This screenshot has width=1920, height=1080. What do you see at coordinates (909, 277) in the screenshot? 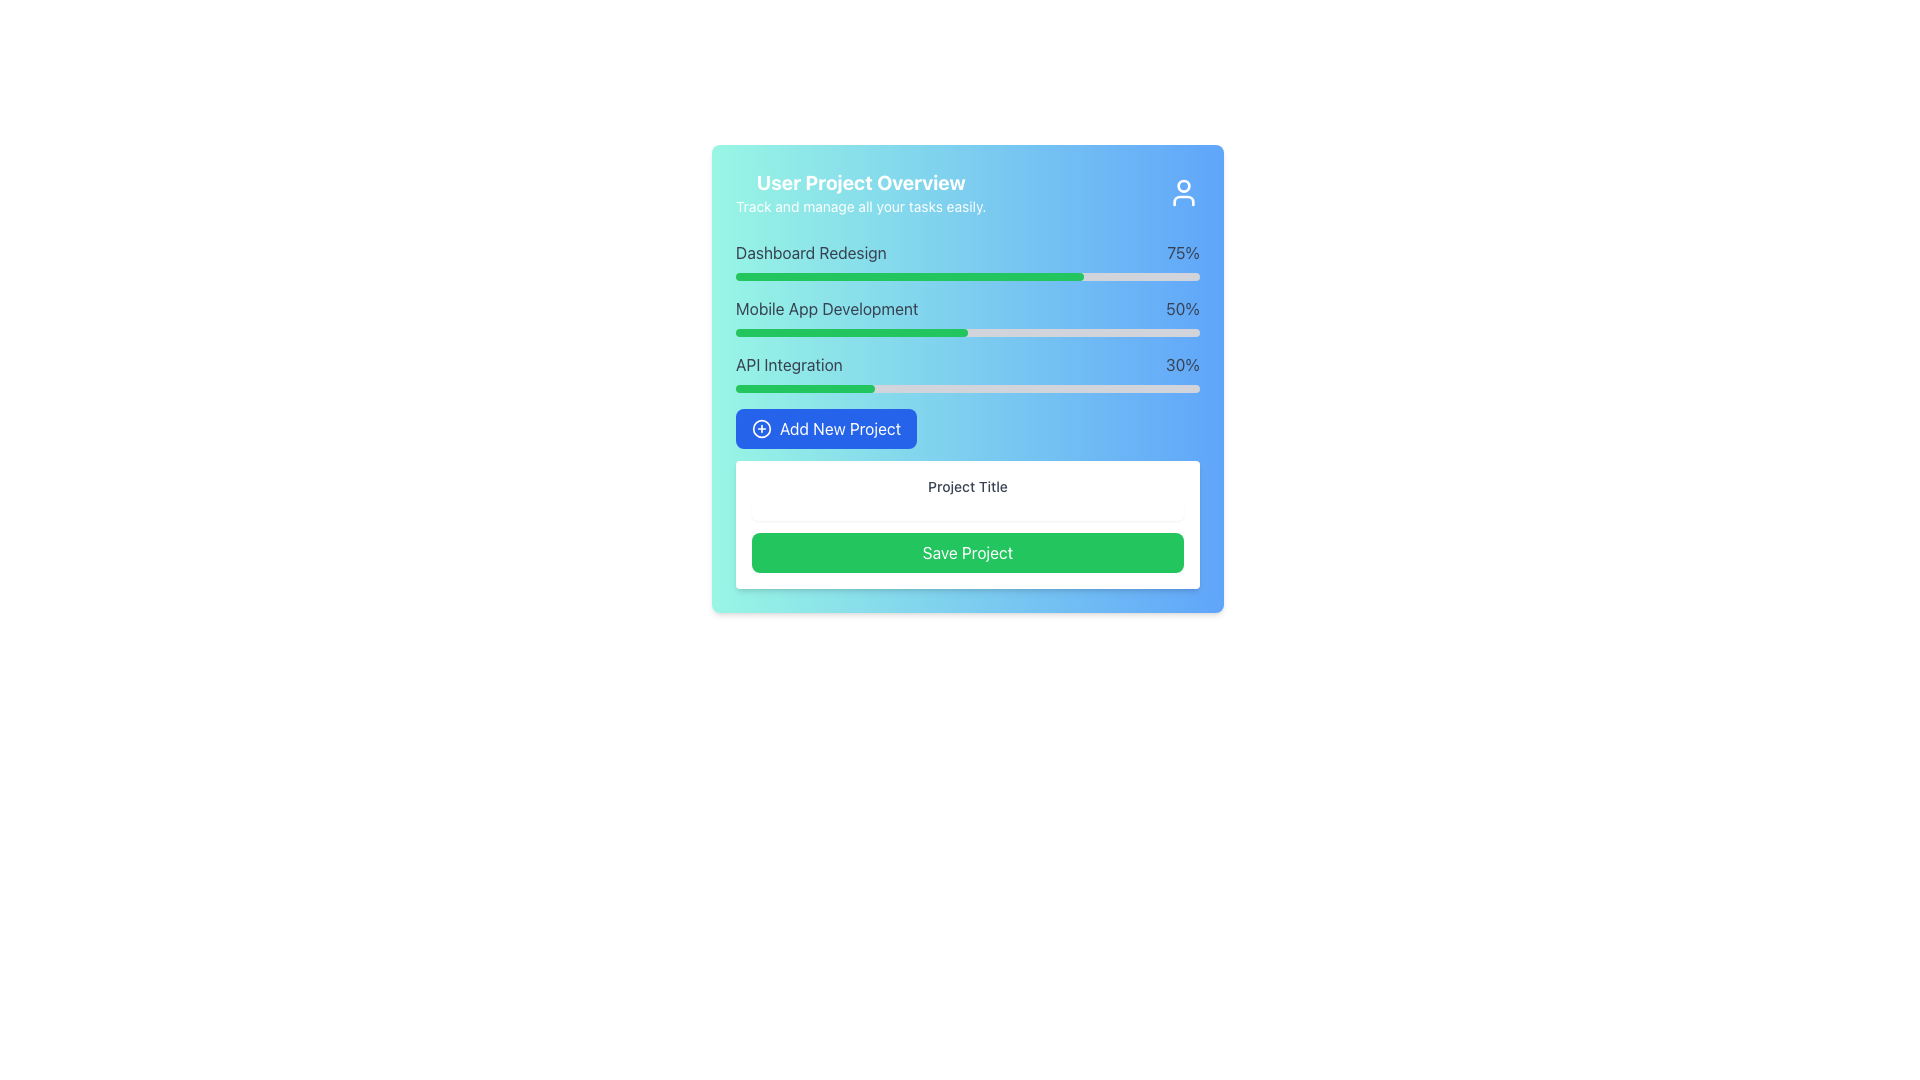
I see `green progress bar segment associated with the 'Dashboard Redesign' label to view its progress details` at bounding box center [909, 277].